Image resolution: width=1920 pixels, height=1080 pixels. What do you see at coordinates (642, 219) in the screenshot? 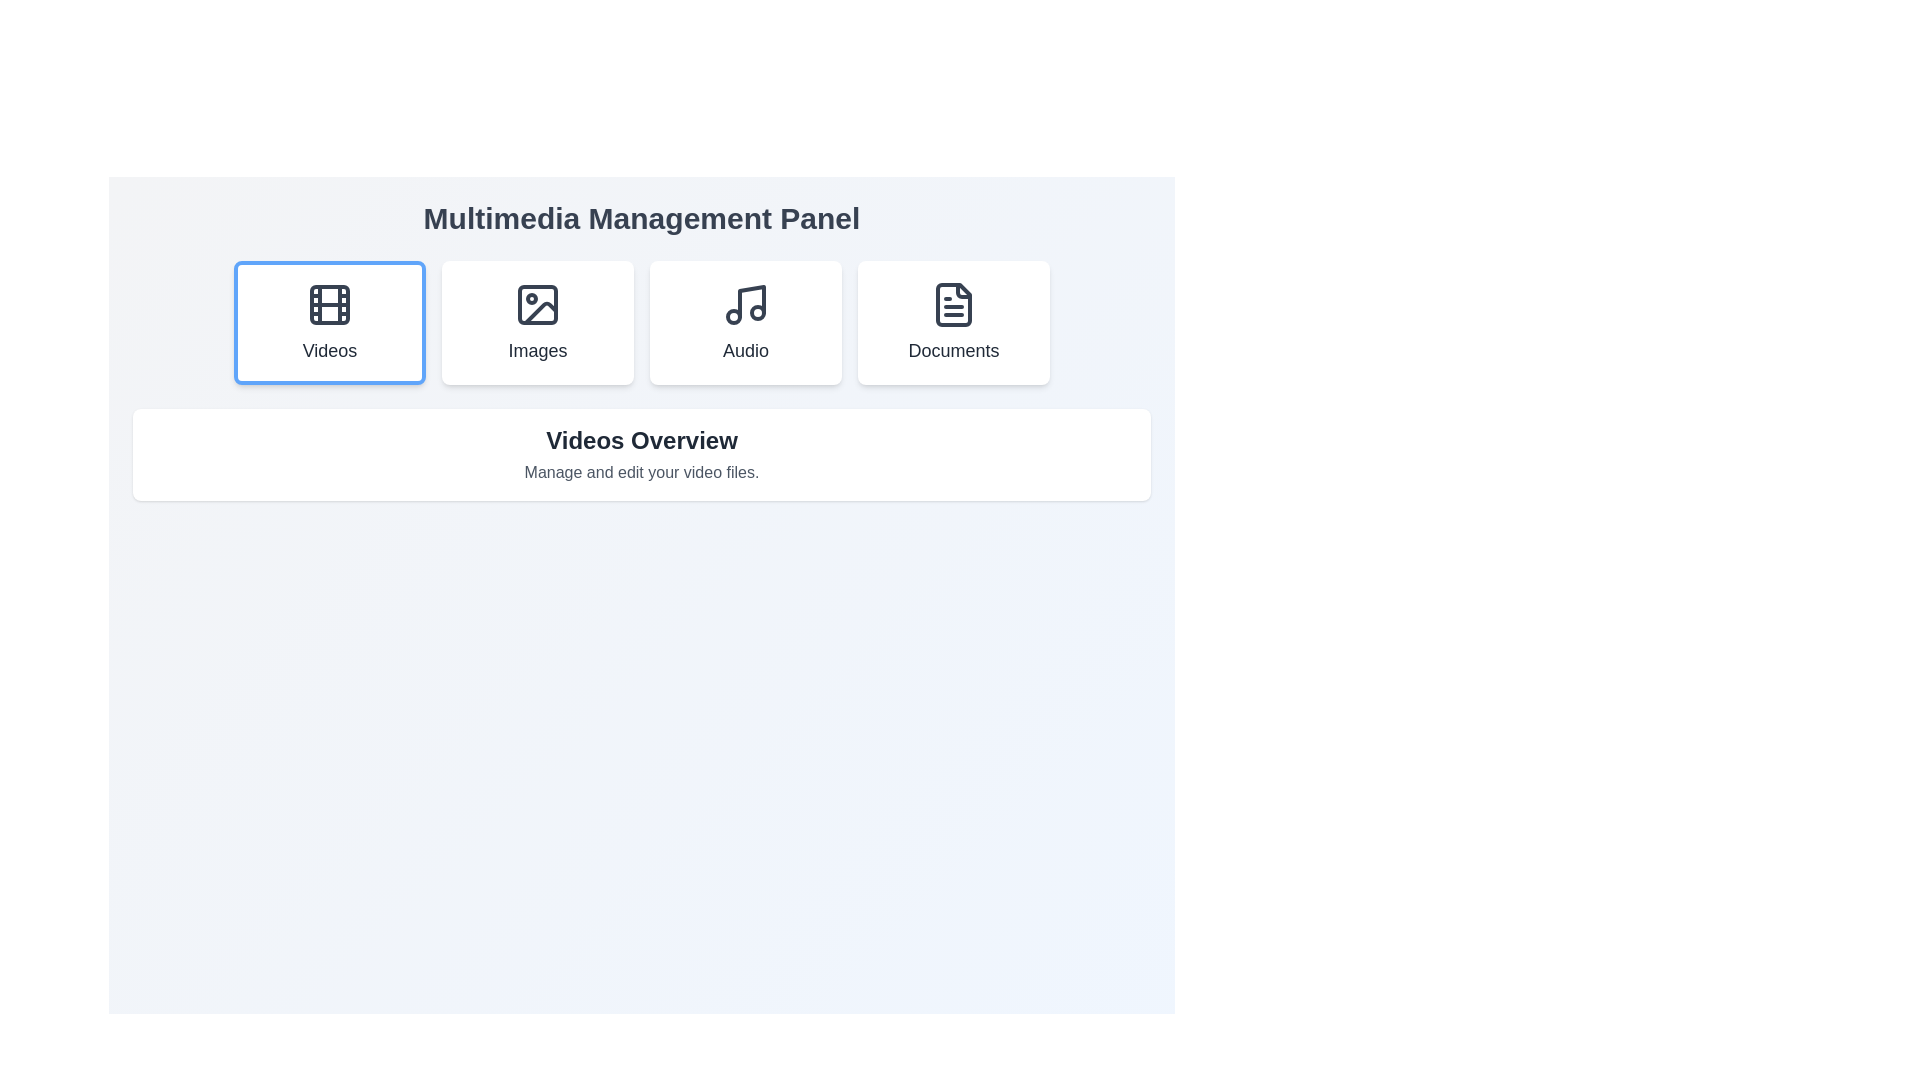
I see `header text element that displays 'Multimedia Management Panel', which is styled with a large font size, bold weight, and gray color, located at the top of the interface` at bounding box center [642, 219].